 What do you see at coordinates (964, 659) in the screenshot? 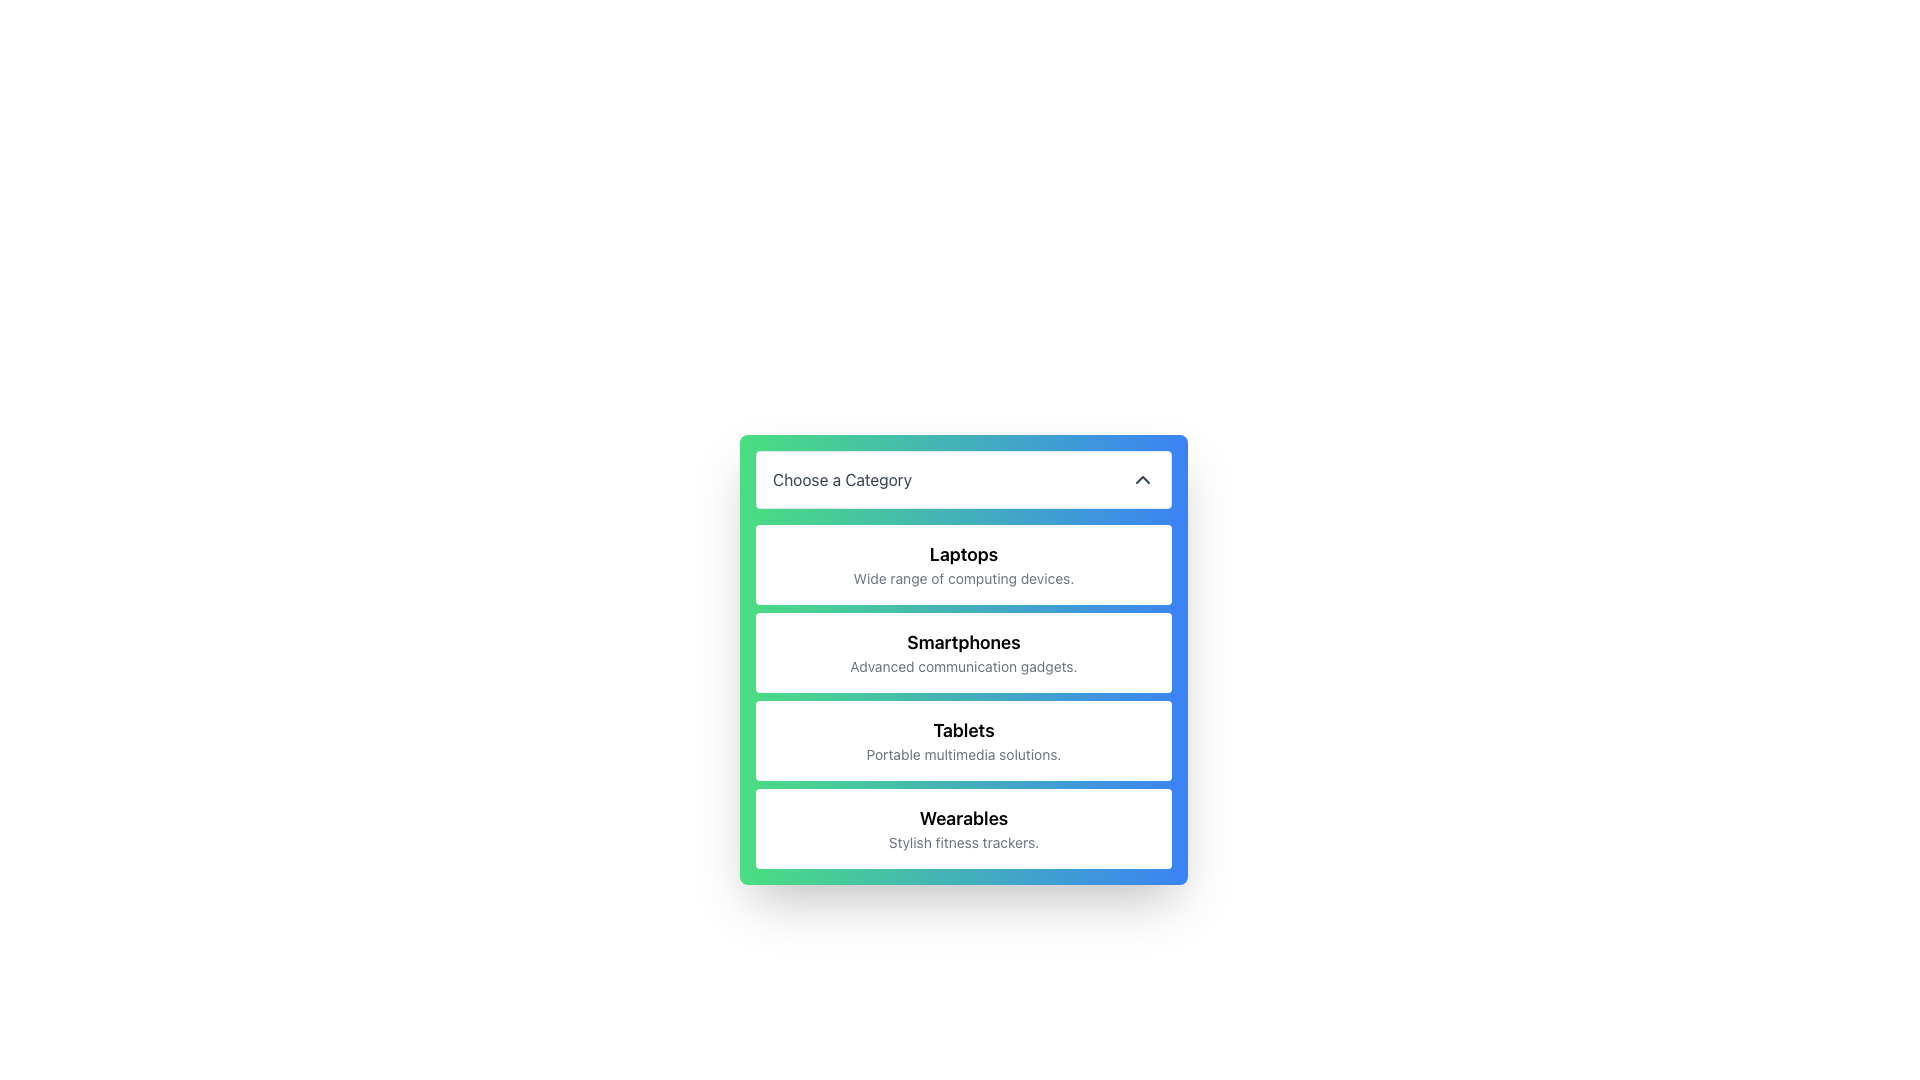
I see `the 'Smartphones' text within the gradient-styled list item that includes a title 'Choose a Category' and is the second block in a vertical list of options` at bounding box center [964, 659].